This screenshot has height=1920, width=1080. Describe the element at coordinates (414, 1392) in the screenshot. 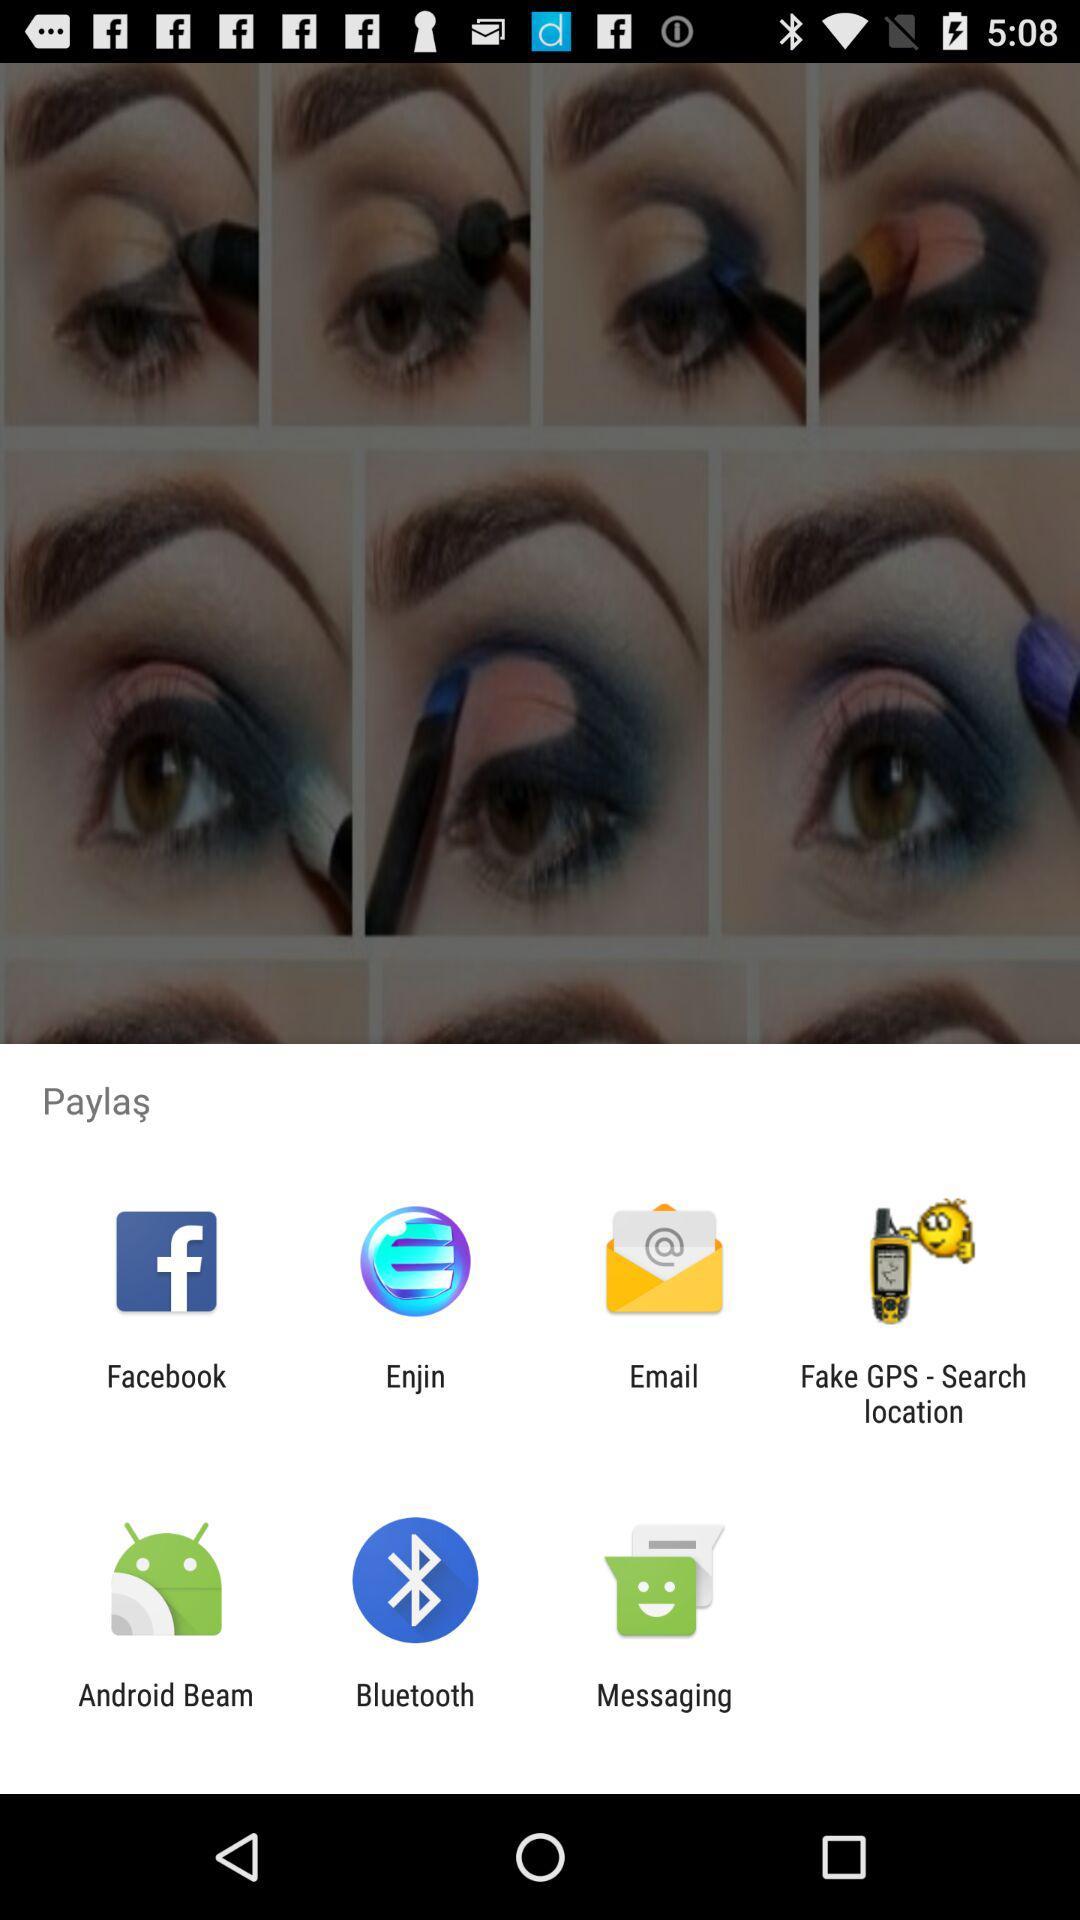

I see `icon next to the email icon` at that location.